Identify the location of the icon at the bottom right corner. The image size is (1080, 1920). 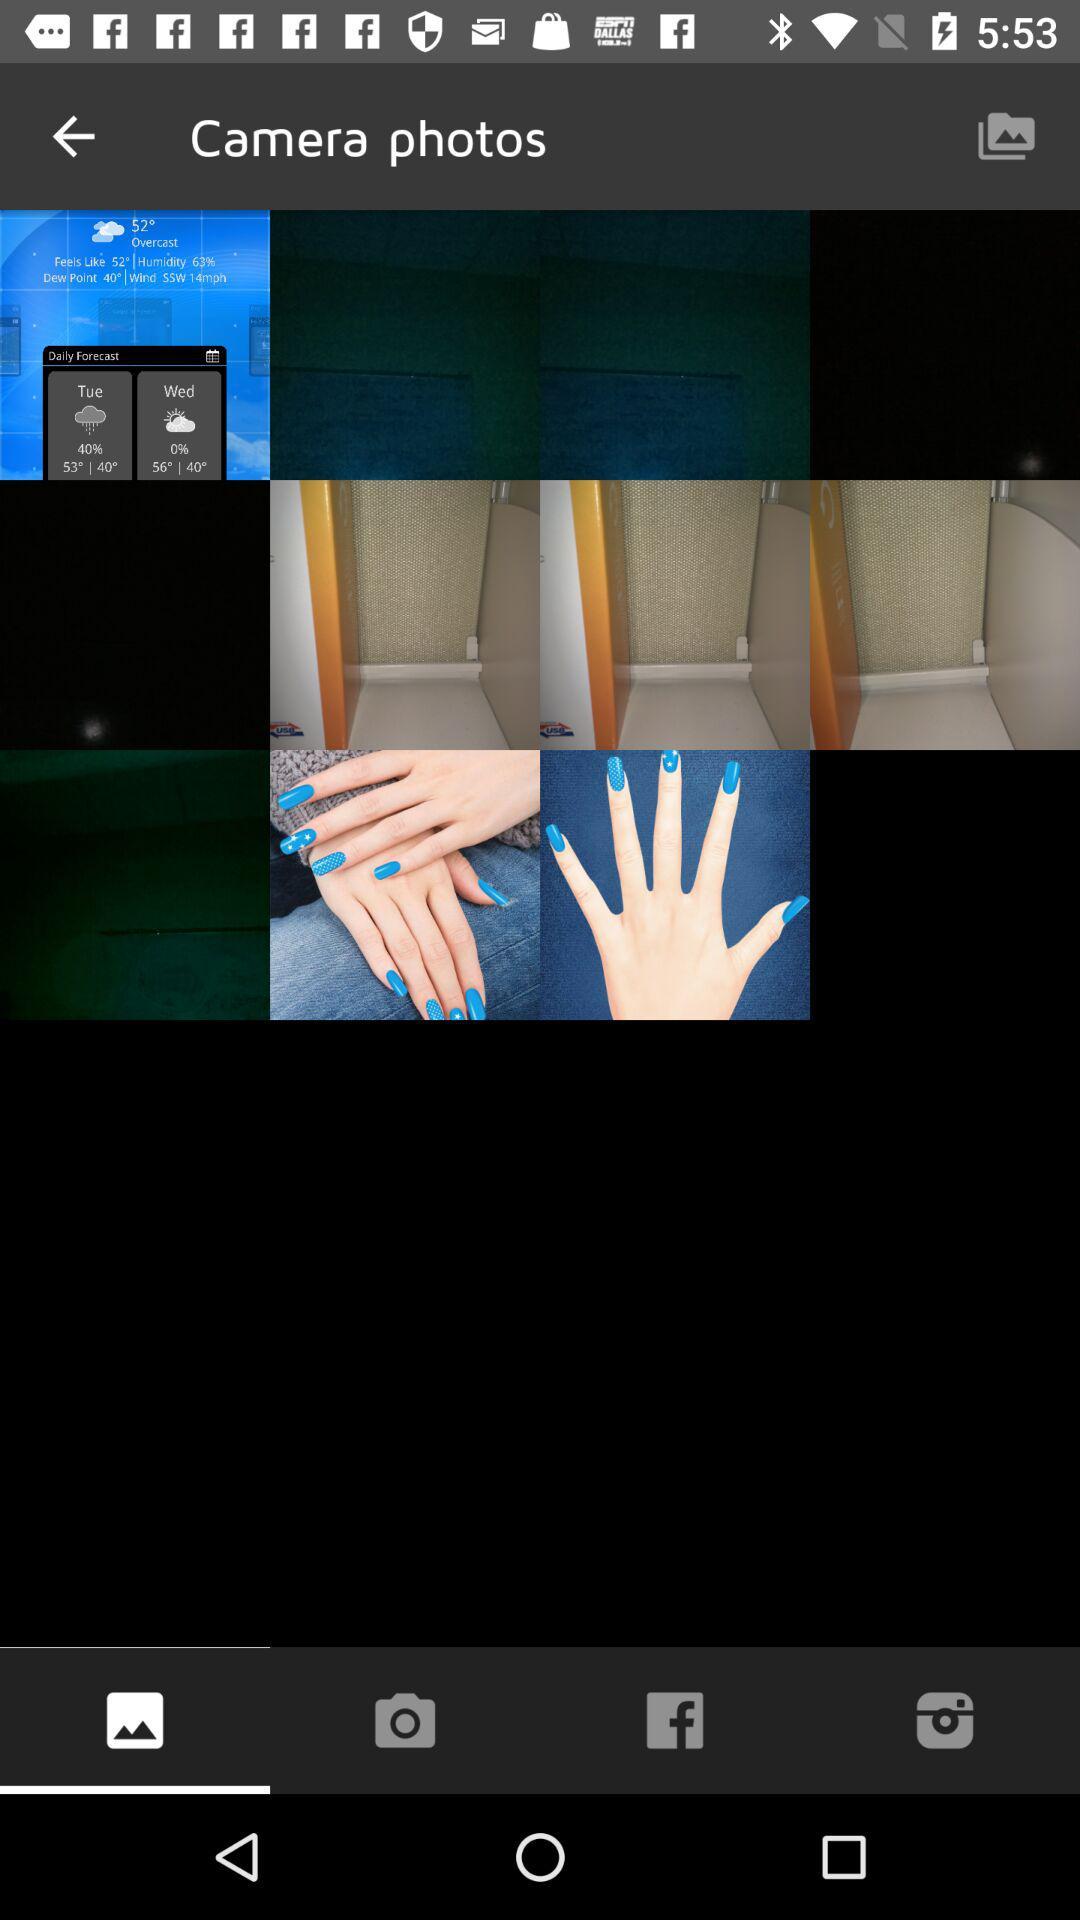
(945, 1719).